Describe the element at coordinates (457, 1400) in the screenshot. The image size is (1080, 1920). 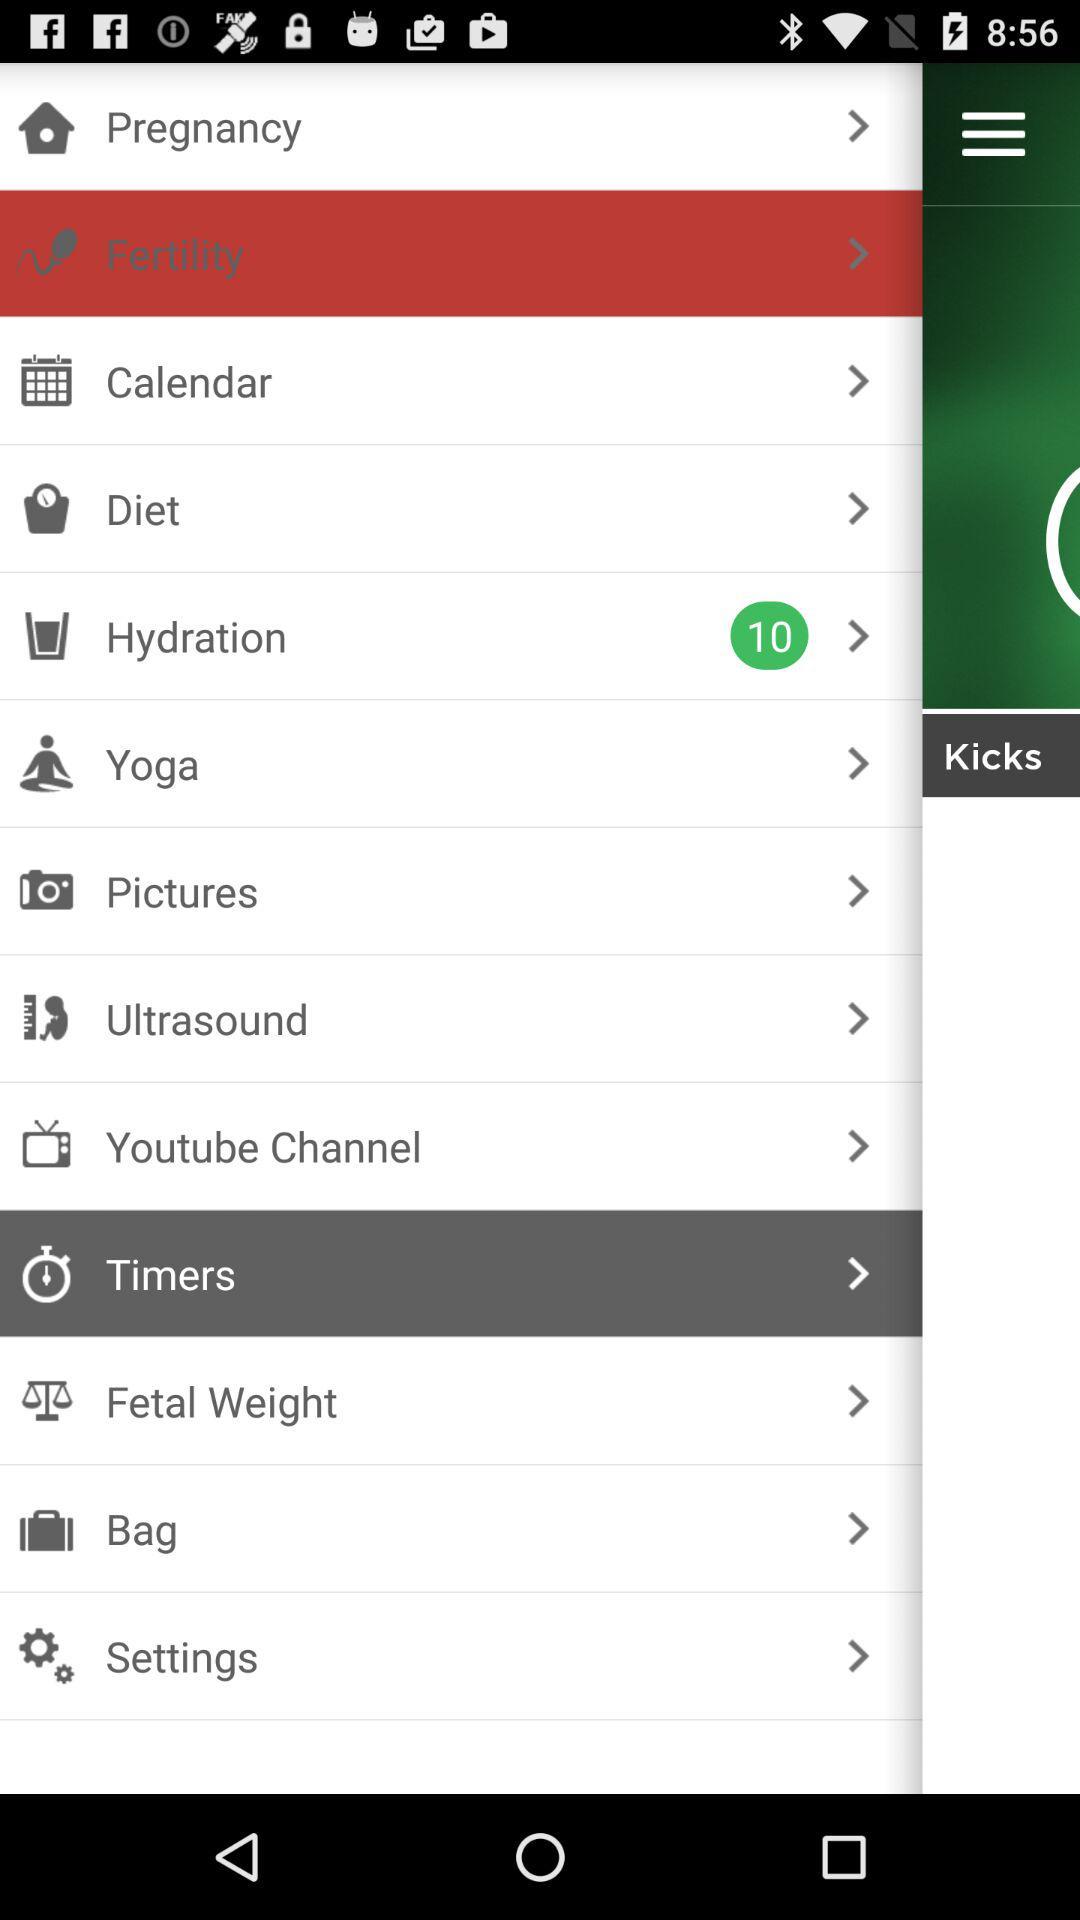
I see `the fetal weight icon` at that location.